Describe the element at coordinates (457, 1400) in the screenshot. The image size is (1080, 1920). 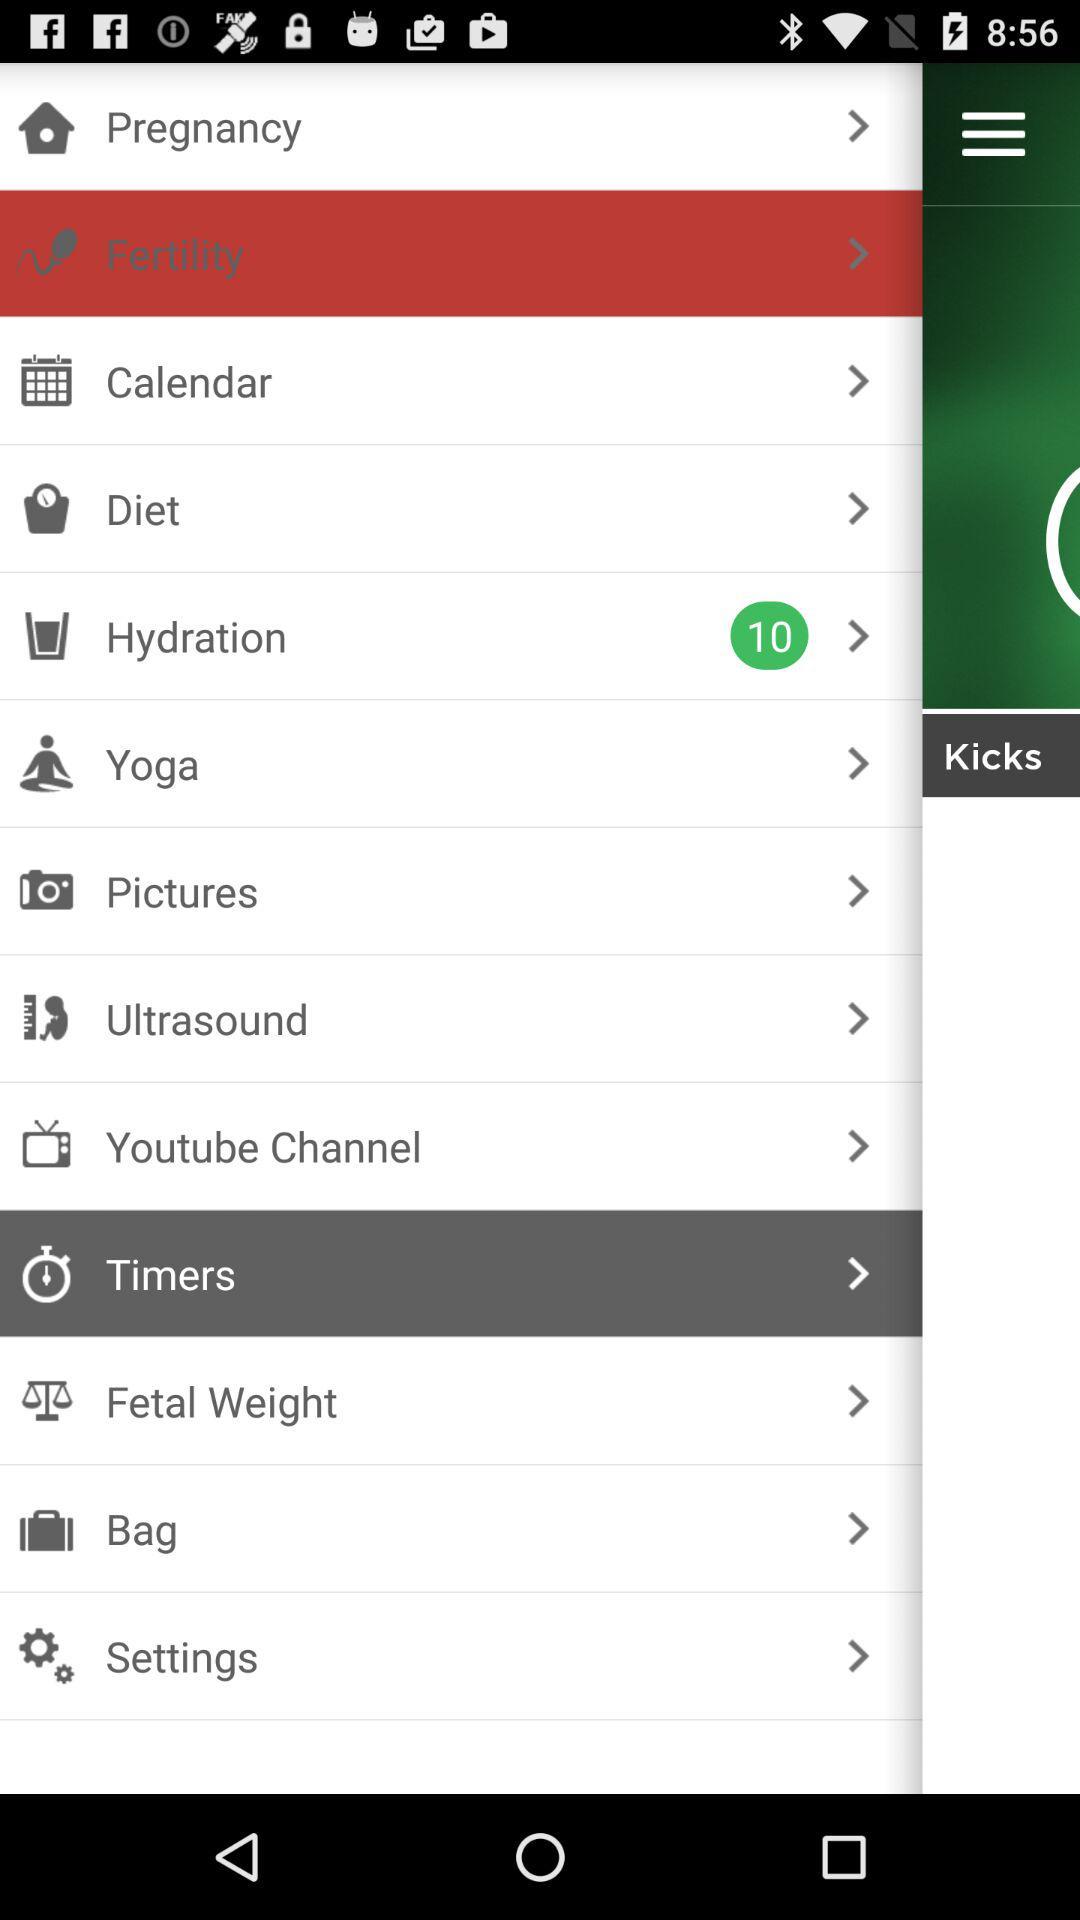
I see `the fetal weight icon` at that location.